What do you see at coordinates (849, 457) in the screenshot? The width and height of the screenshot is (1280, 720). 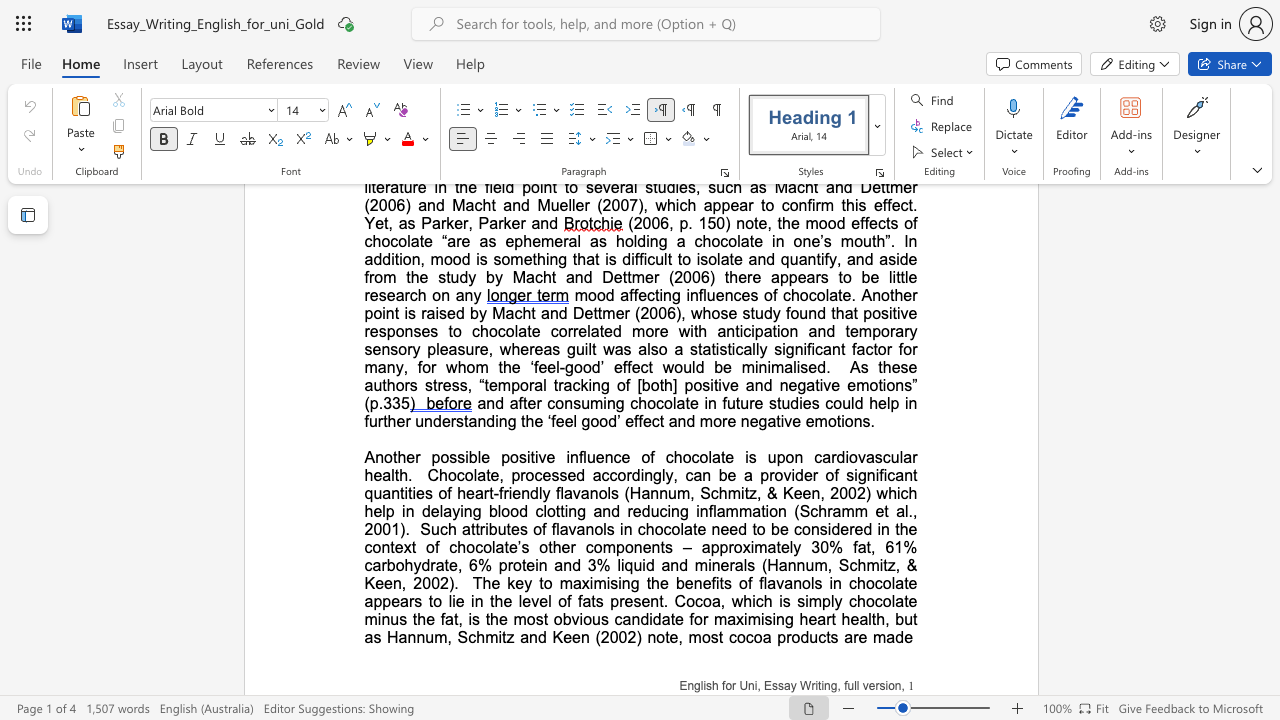 I see `the subset text "ovascular health" within the text "Another possible positive influence of chocolate is upon cardiovascular health"` at bounding box center [849, 457].